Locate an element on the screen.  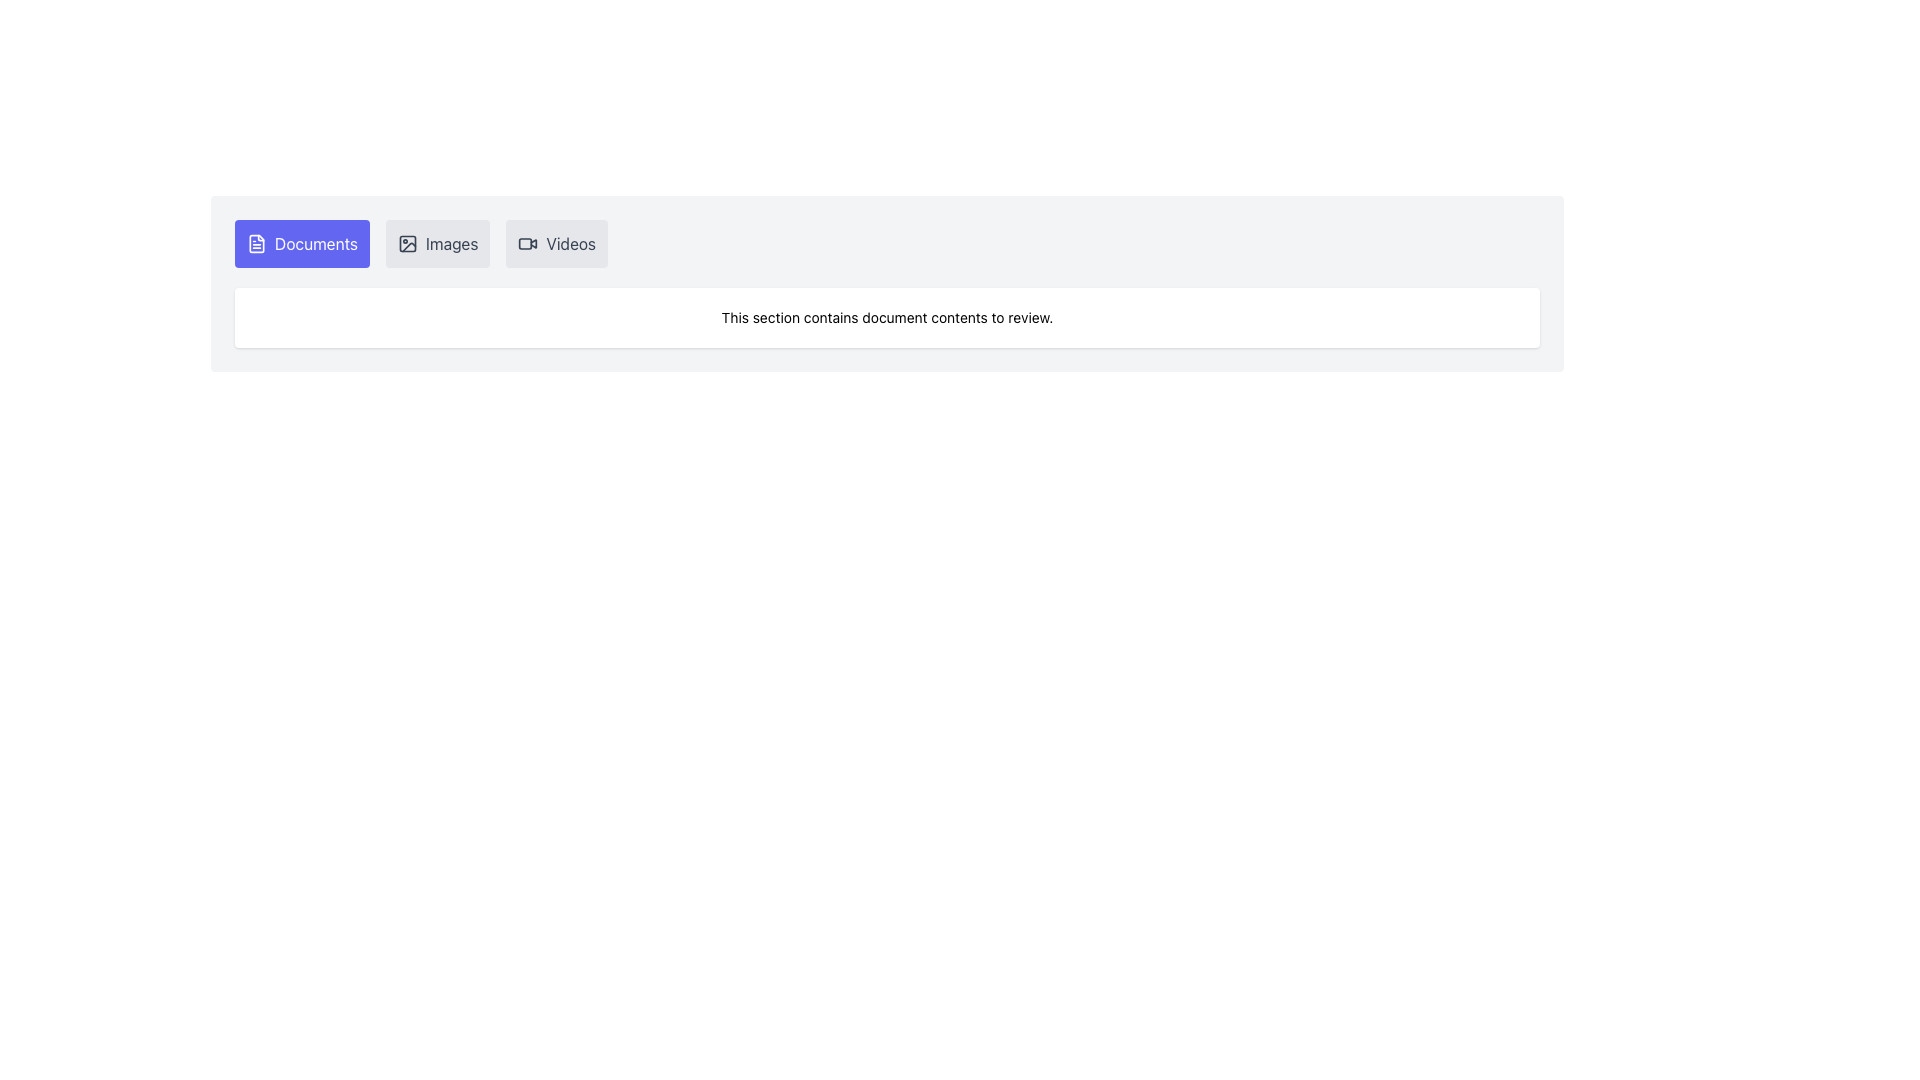
the image icon in the middle tab of the horizontal navigation bar labeled 'Images' is located at coordinates (407, 242).